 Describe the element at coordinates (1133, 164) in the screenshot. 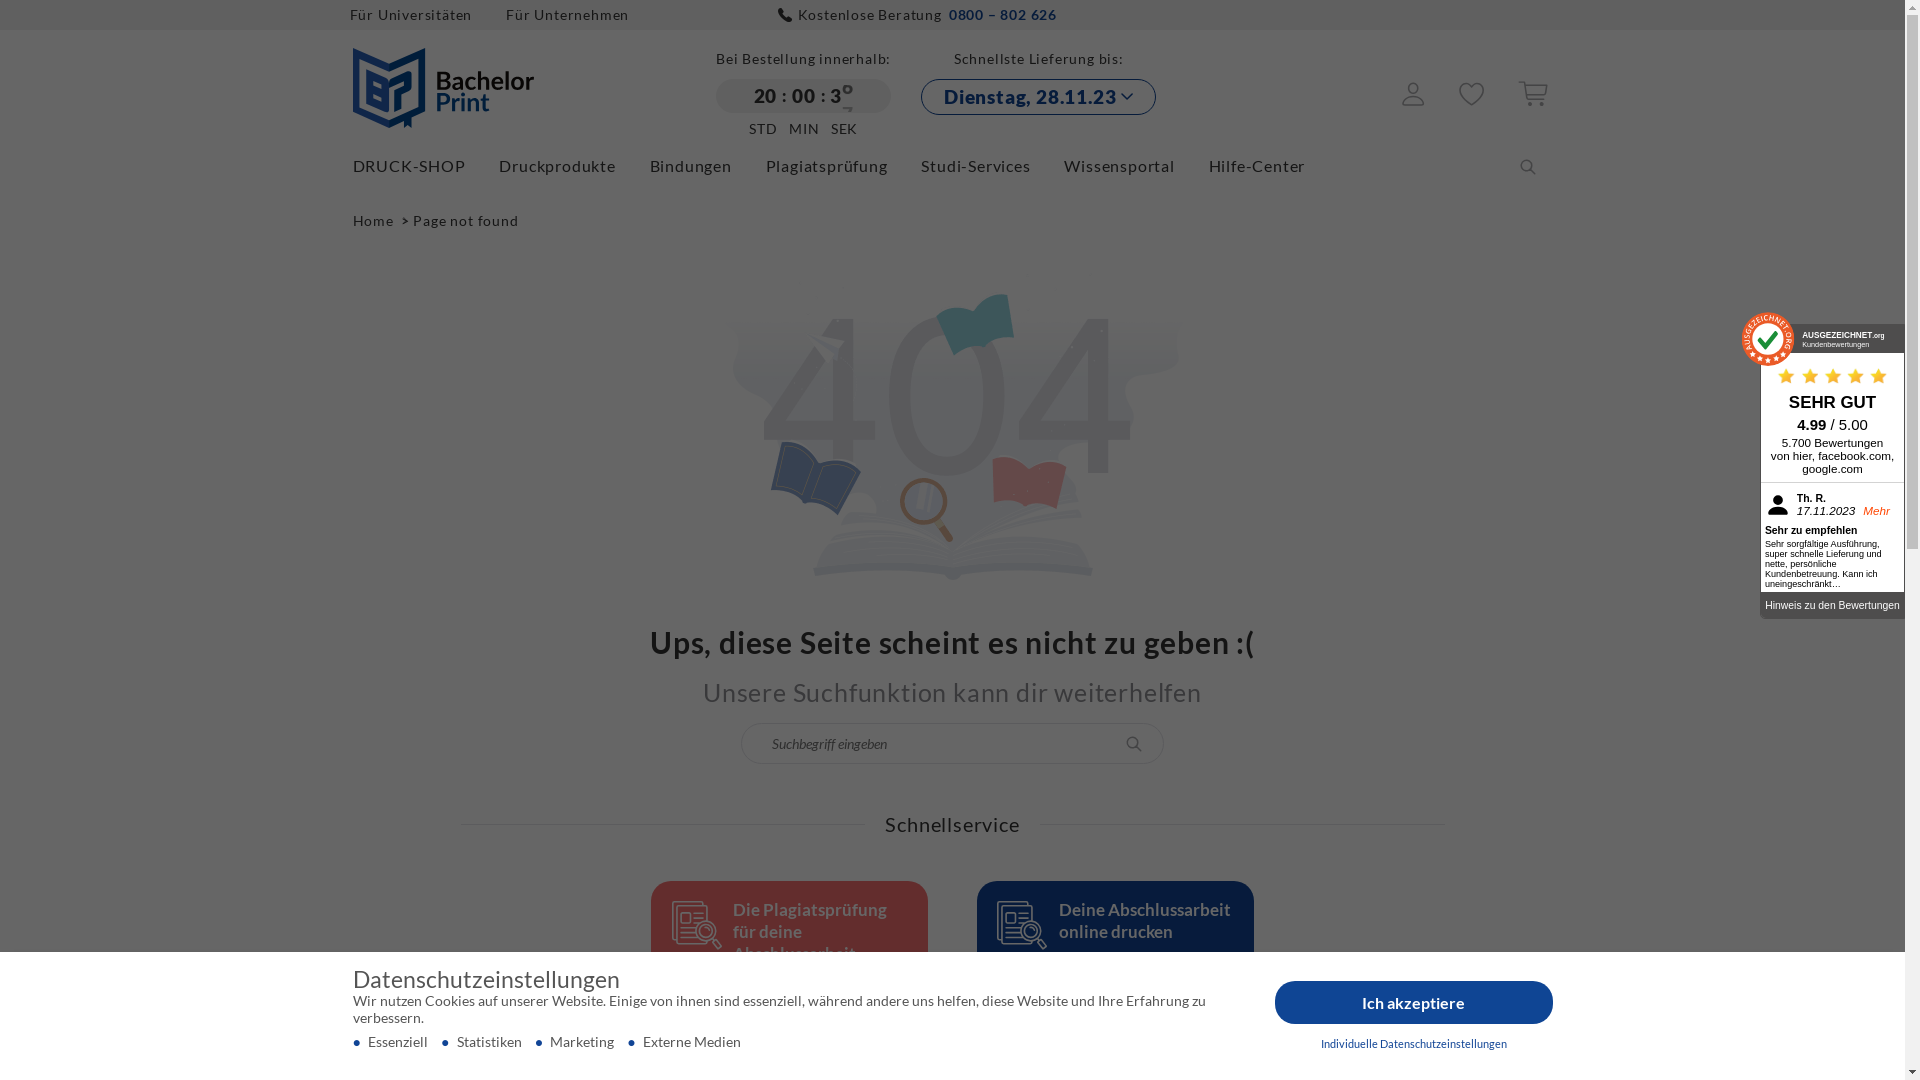

I see `'Wissensportal'` at that location.